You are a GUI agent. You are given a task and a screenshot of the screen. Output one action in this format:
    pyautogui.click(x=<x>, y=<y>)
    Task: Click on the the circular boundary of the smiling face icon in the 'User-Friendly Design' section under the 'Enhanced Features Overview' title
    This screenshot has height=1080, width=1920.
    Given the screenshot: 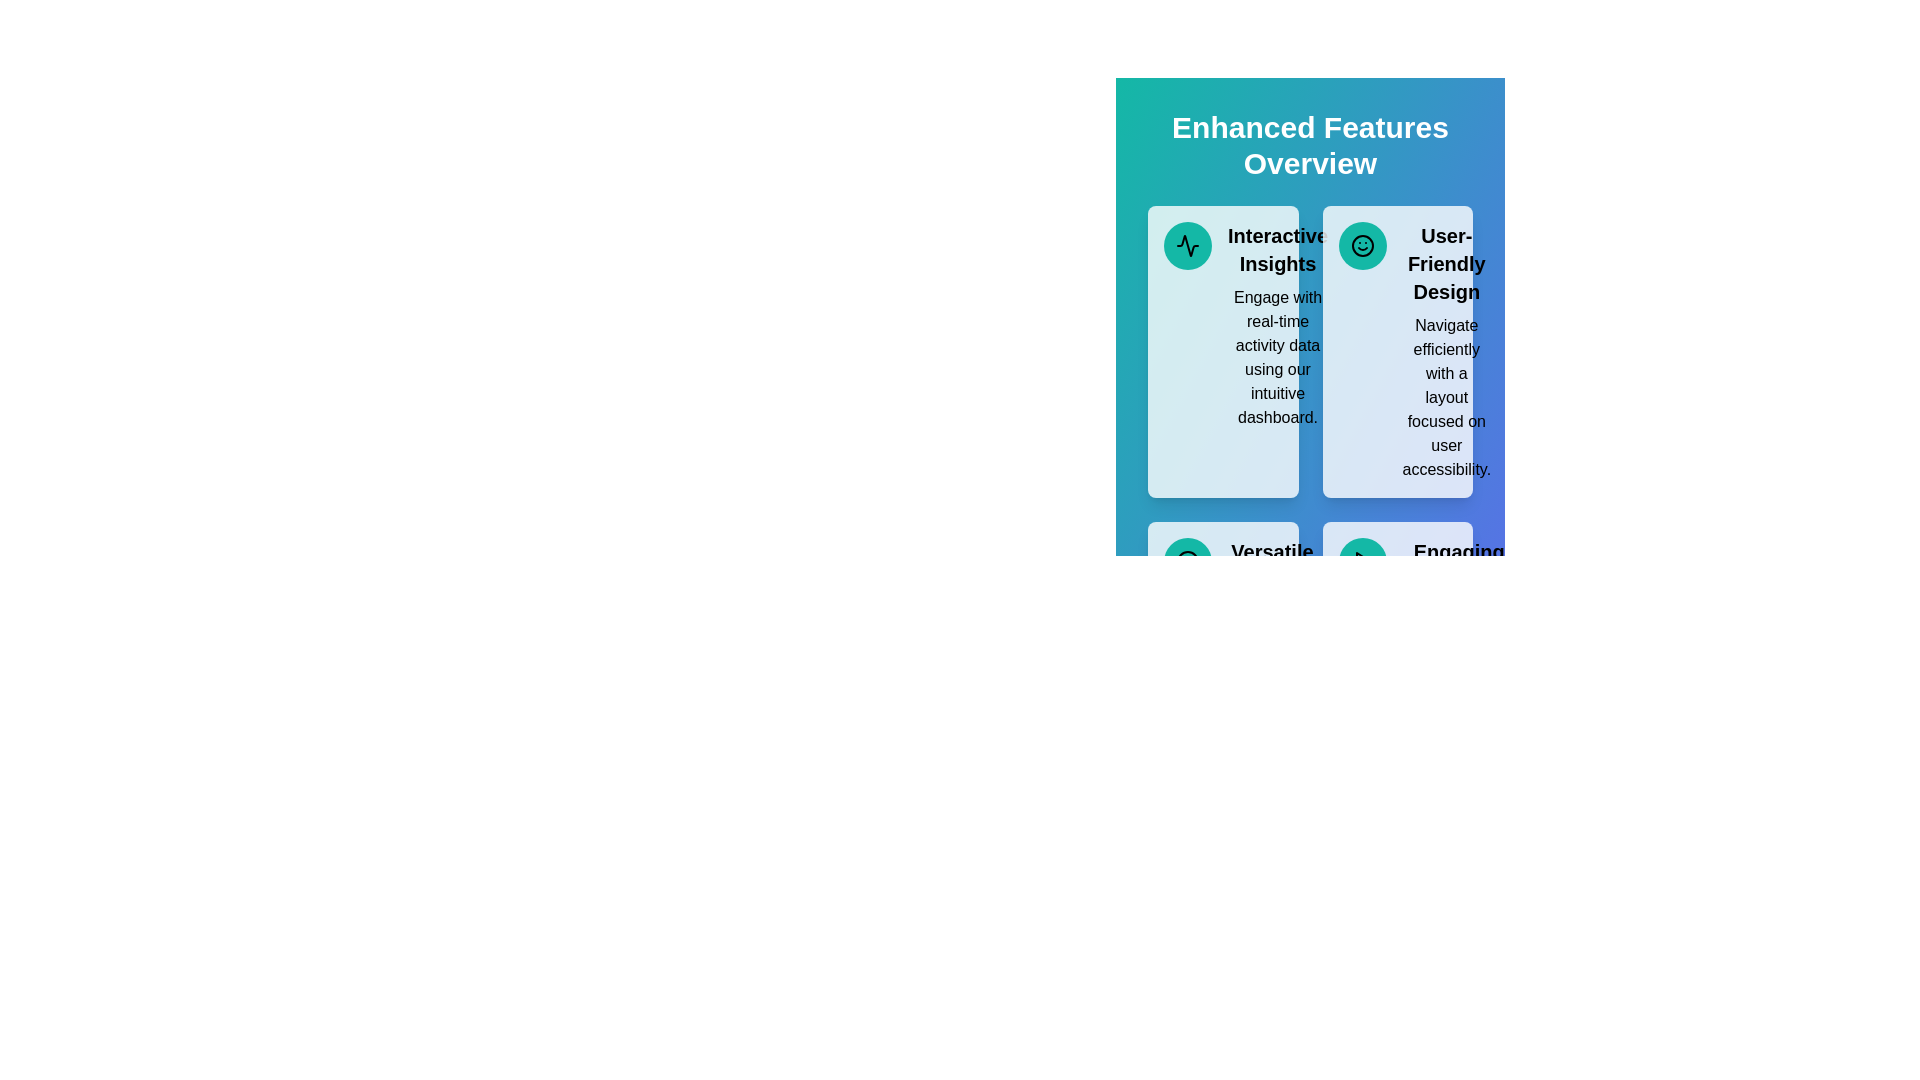 What is the action you would take?
    pyautogui.click(x=1361, y=245)
    